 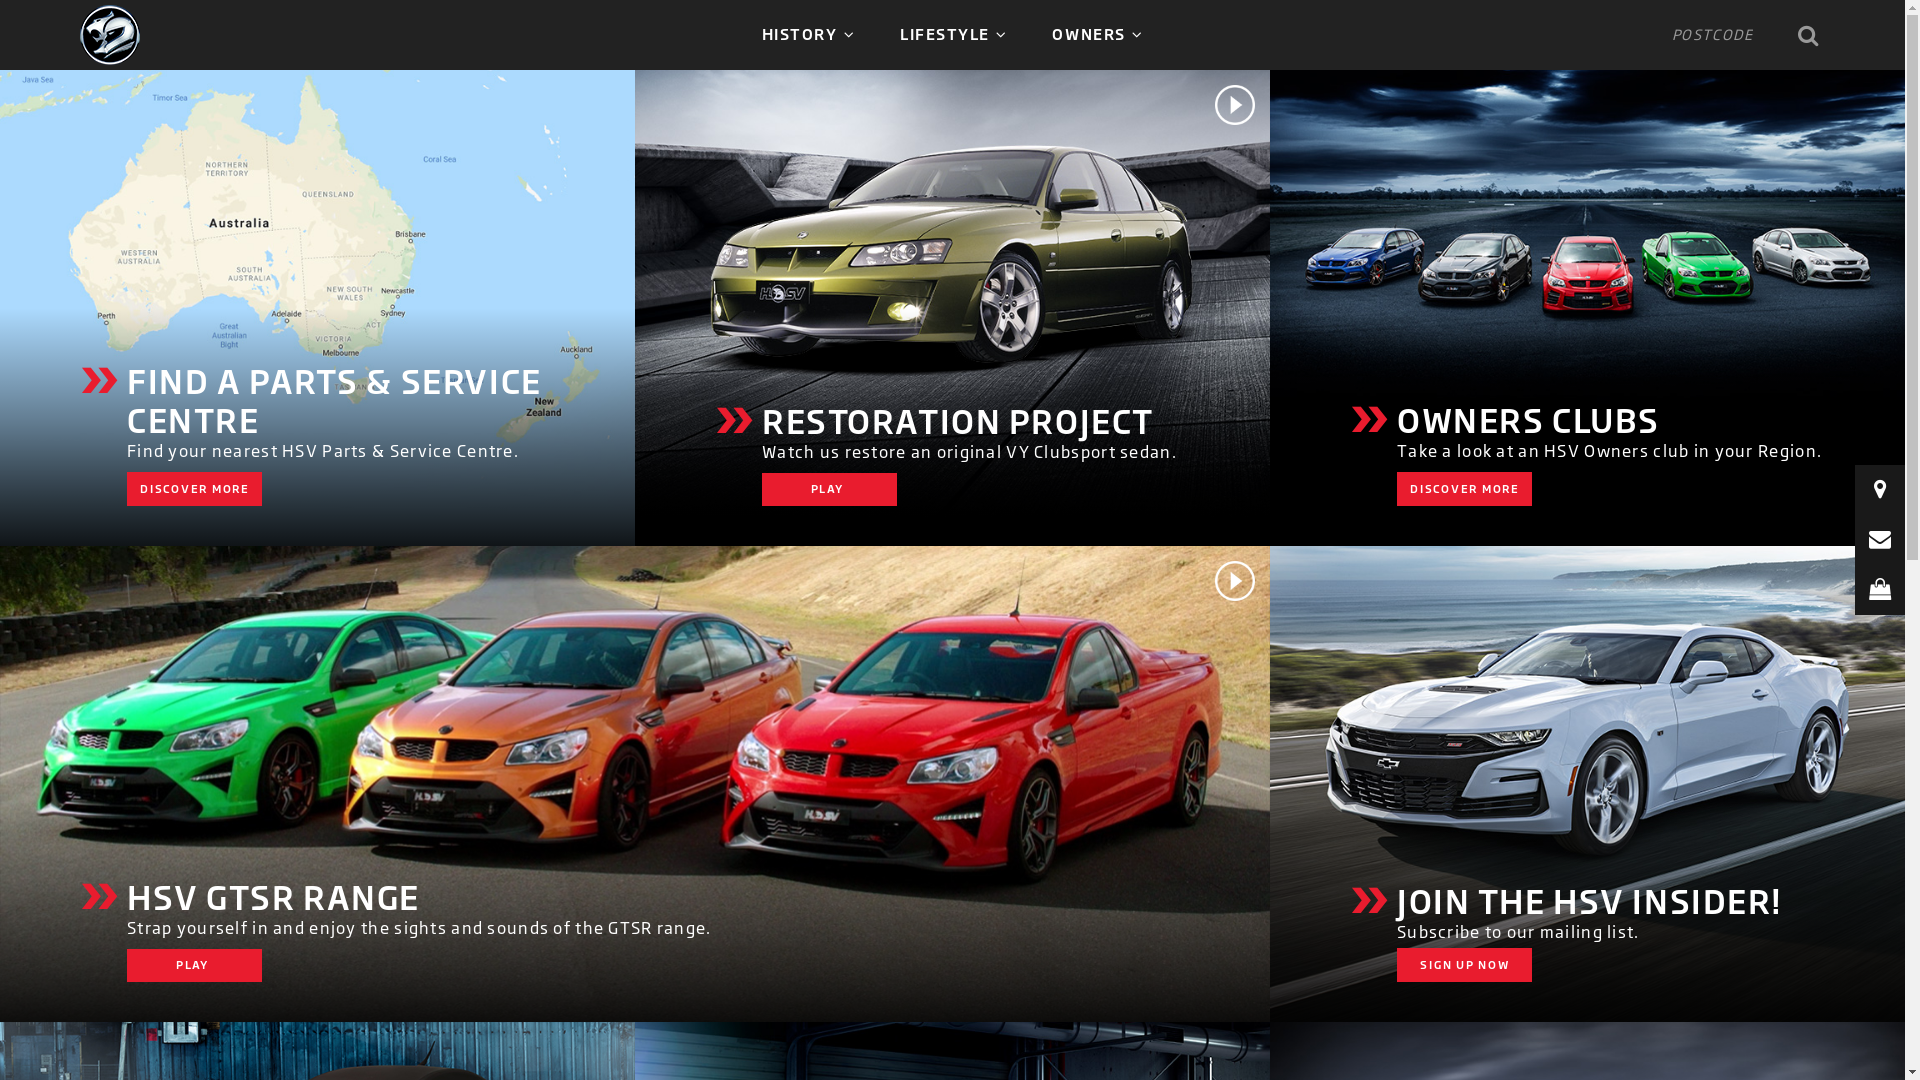 What do you see at coordinates (808, 34) in the screenshot?
I see `'HISTORY'` at bounding box center [808, 34].